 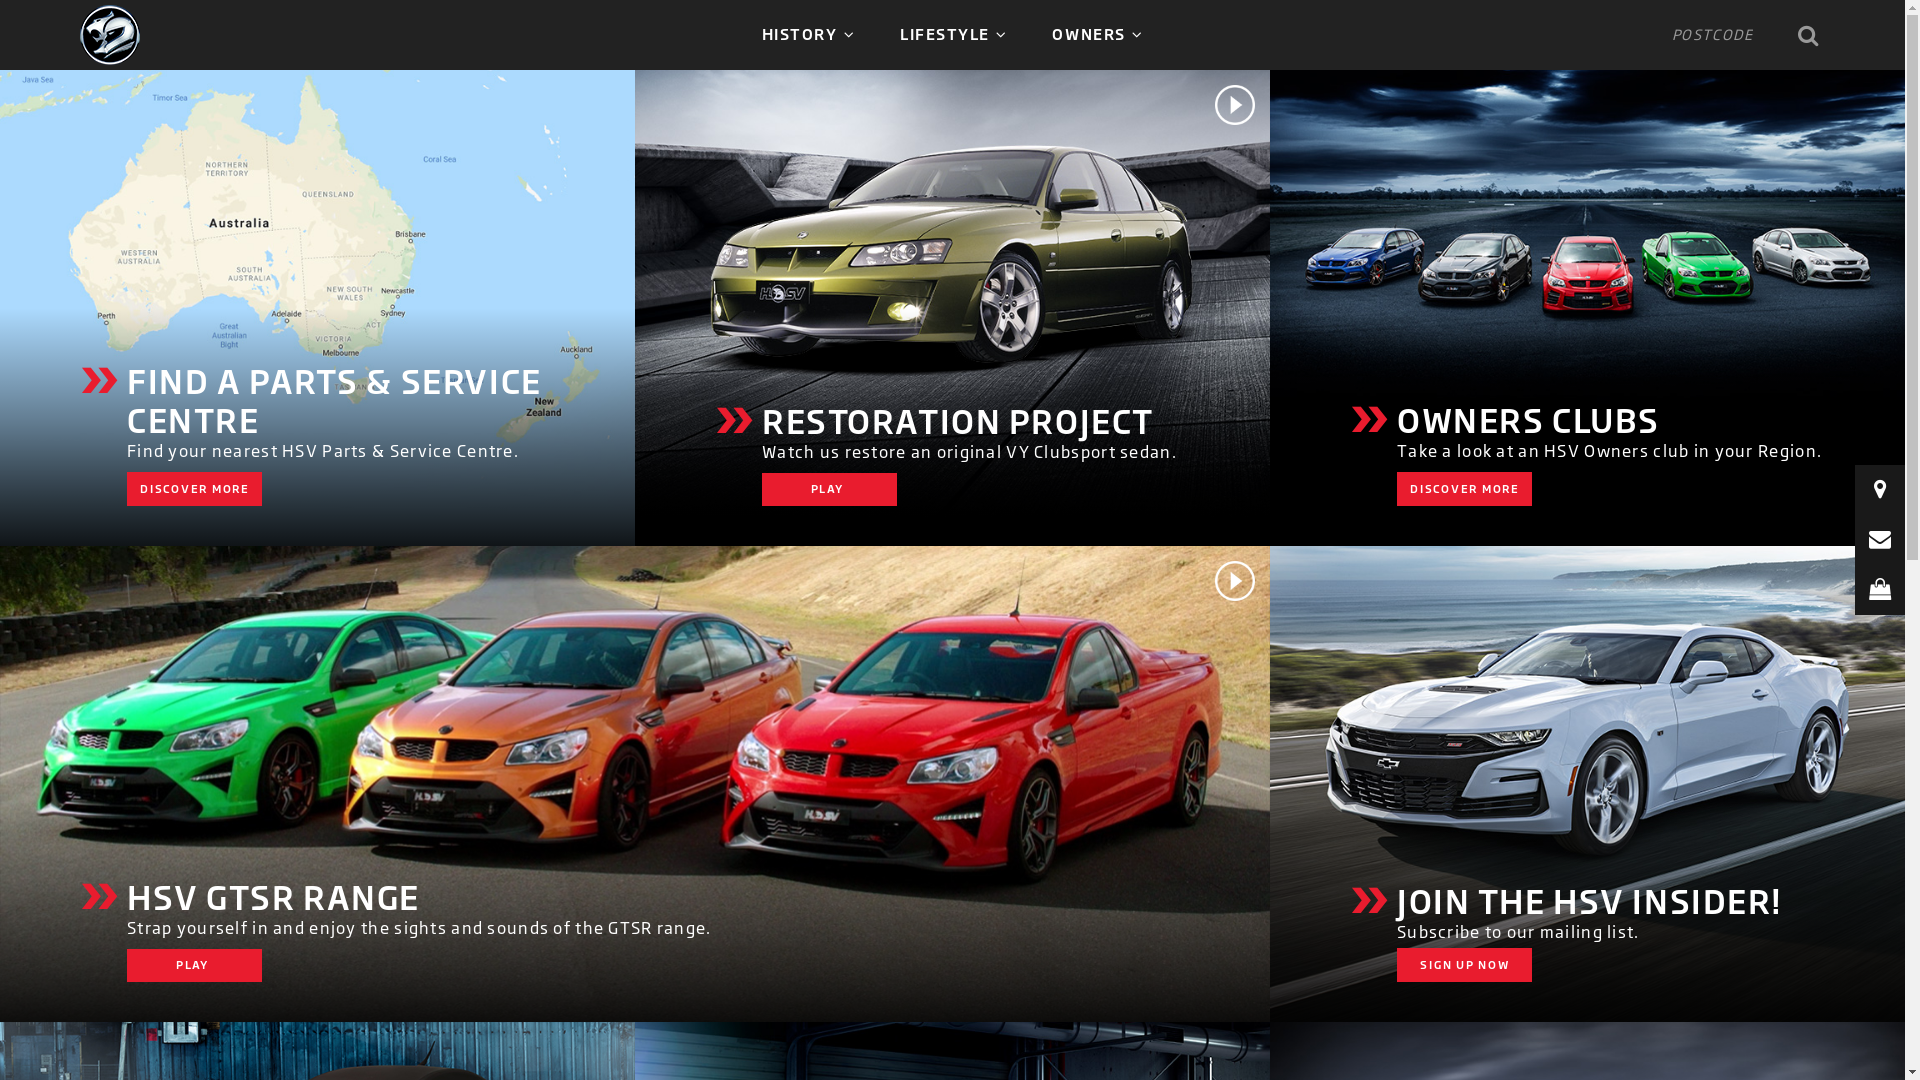 What do you see at coordinates (808, 34) in the screenshot?
I see `'HISTORY'` at bounding box center [808, 34].